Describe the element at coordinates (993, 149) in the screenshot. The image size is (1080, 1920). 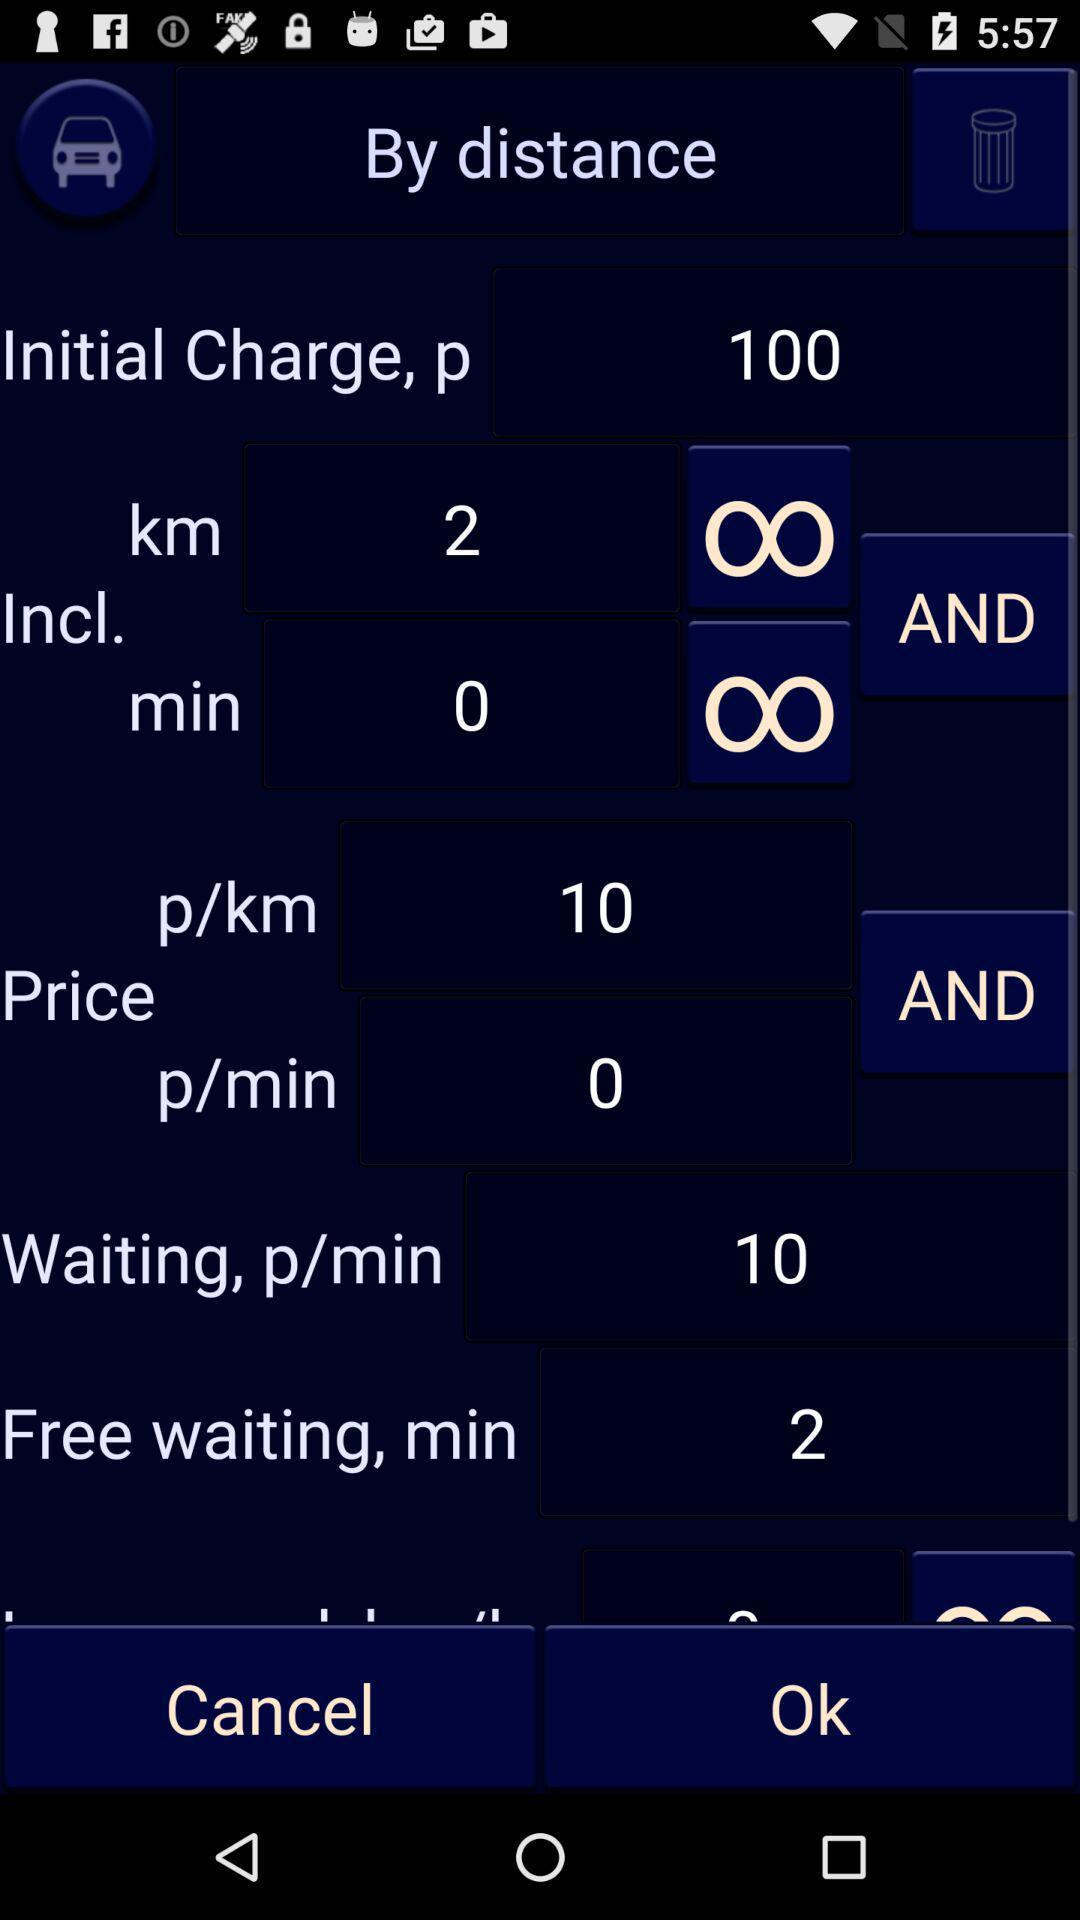
I see `trash the trip` at that location.